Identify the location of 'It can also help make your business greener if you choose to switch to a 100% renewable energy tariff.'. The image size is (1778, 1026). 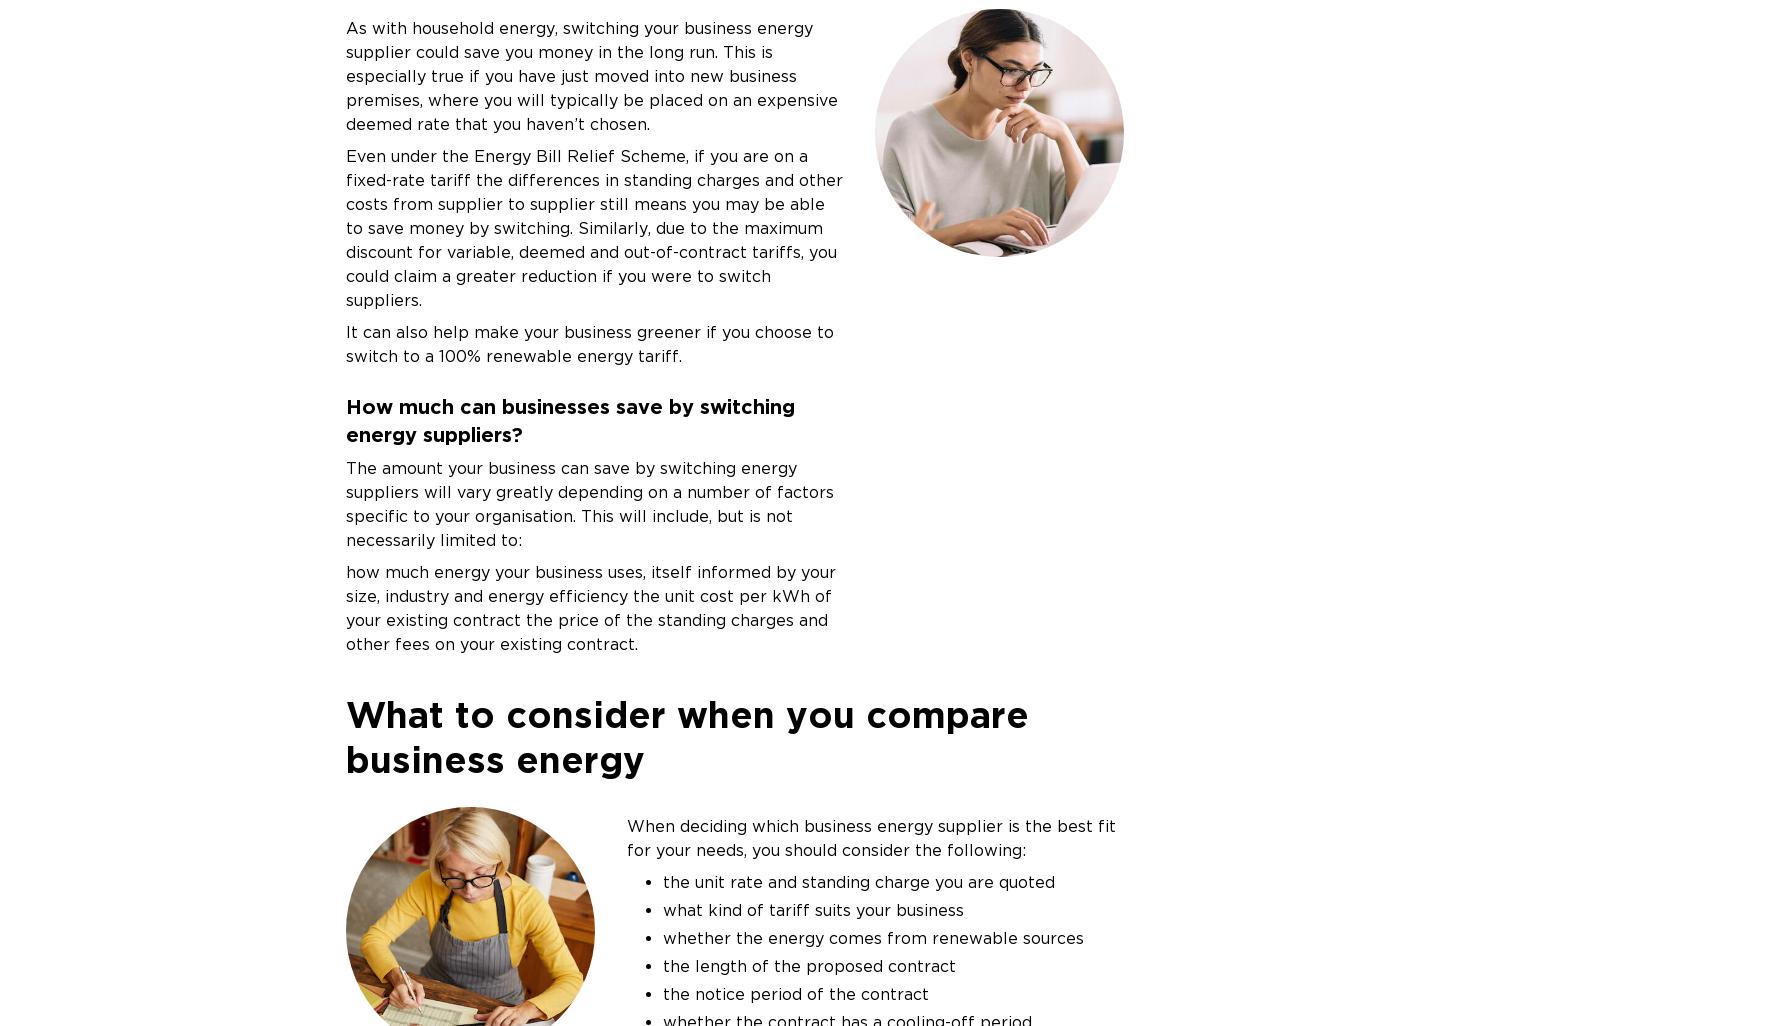
(588, 343).